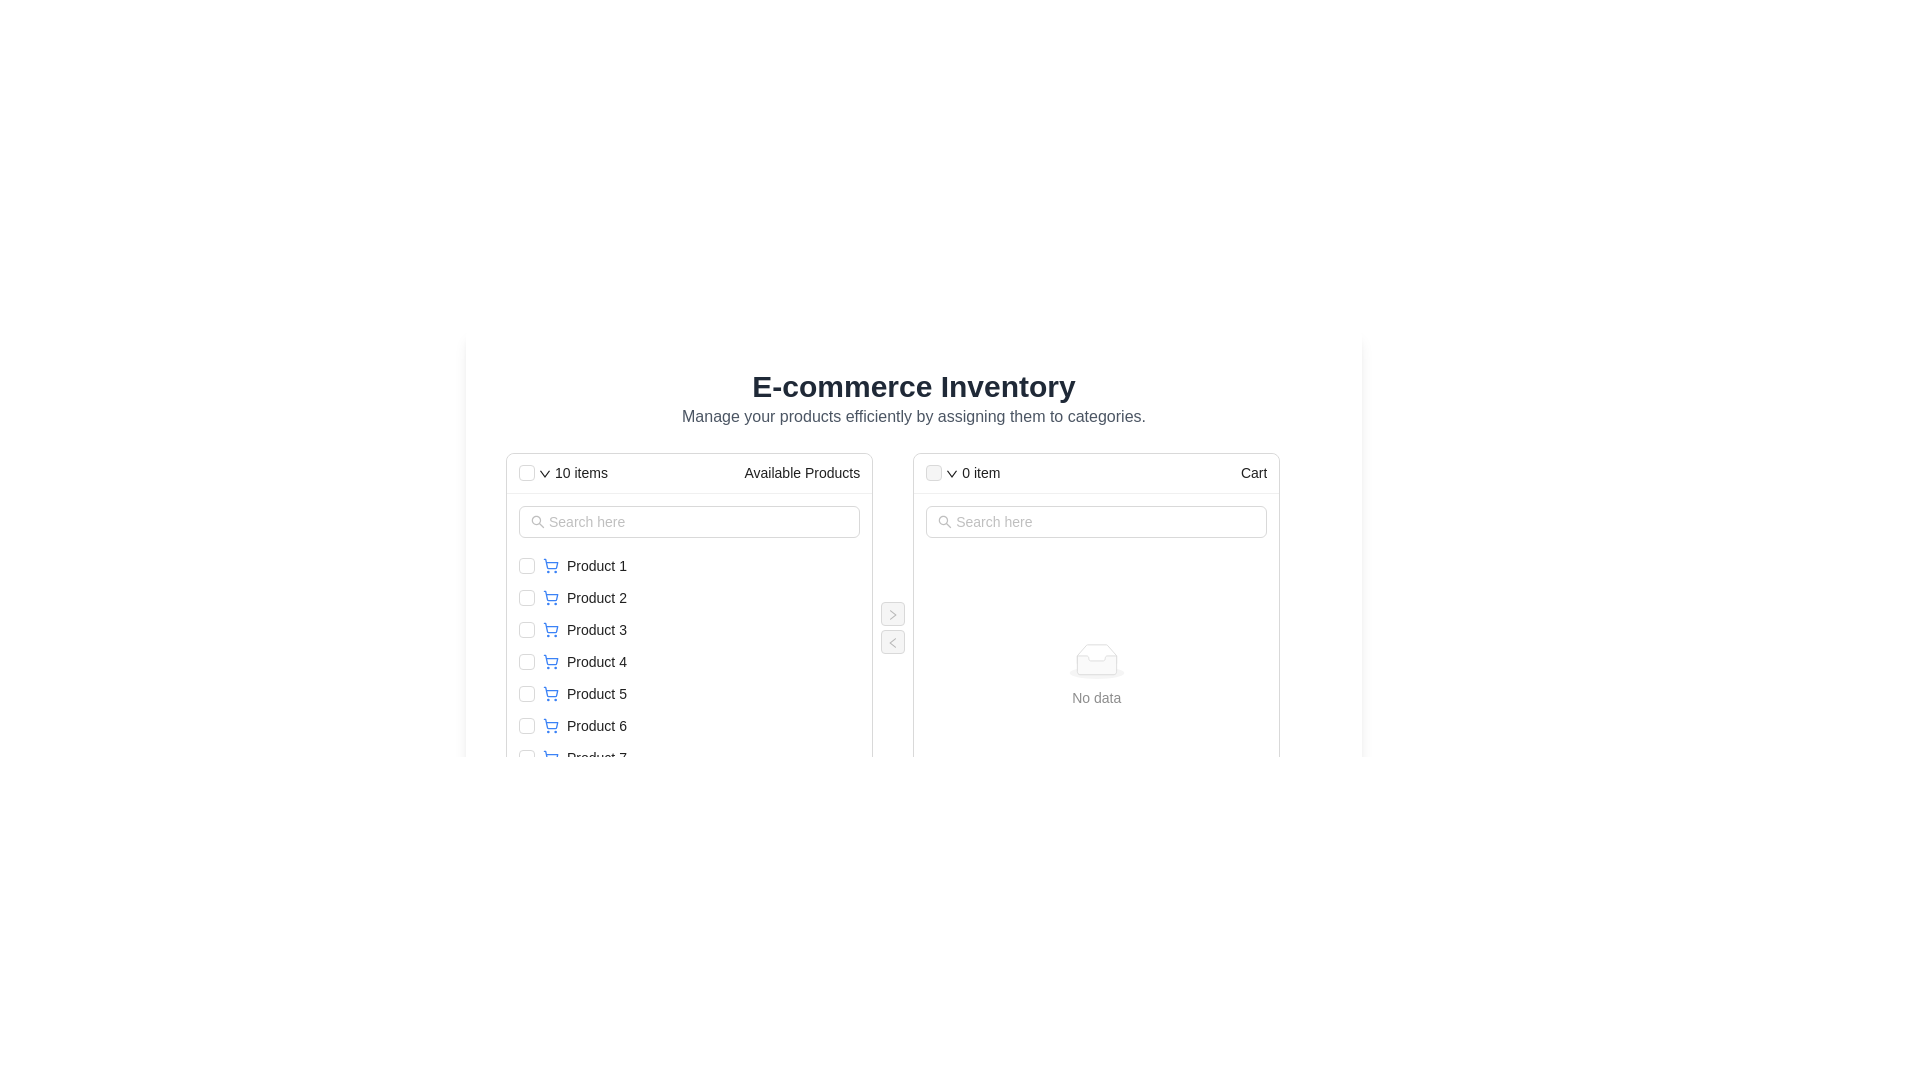  What do you see at coordinates (551, 758) in the screenshot?
I see `the shopping cart icon located to the left of the text 'Product 7' in the vertical product listing` at bounding box center [551, 758].